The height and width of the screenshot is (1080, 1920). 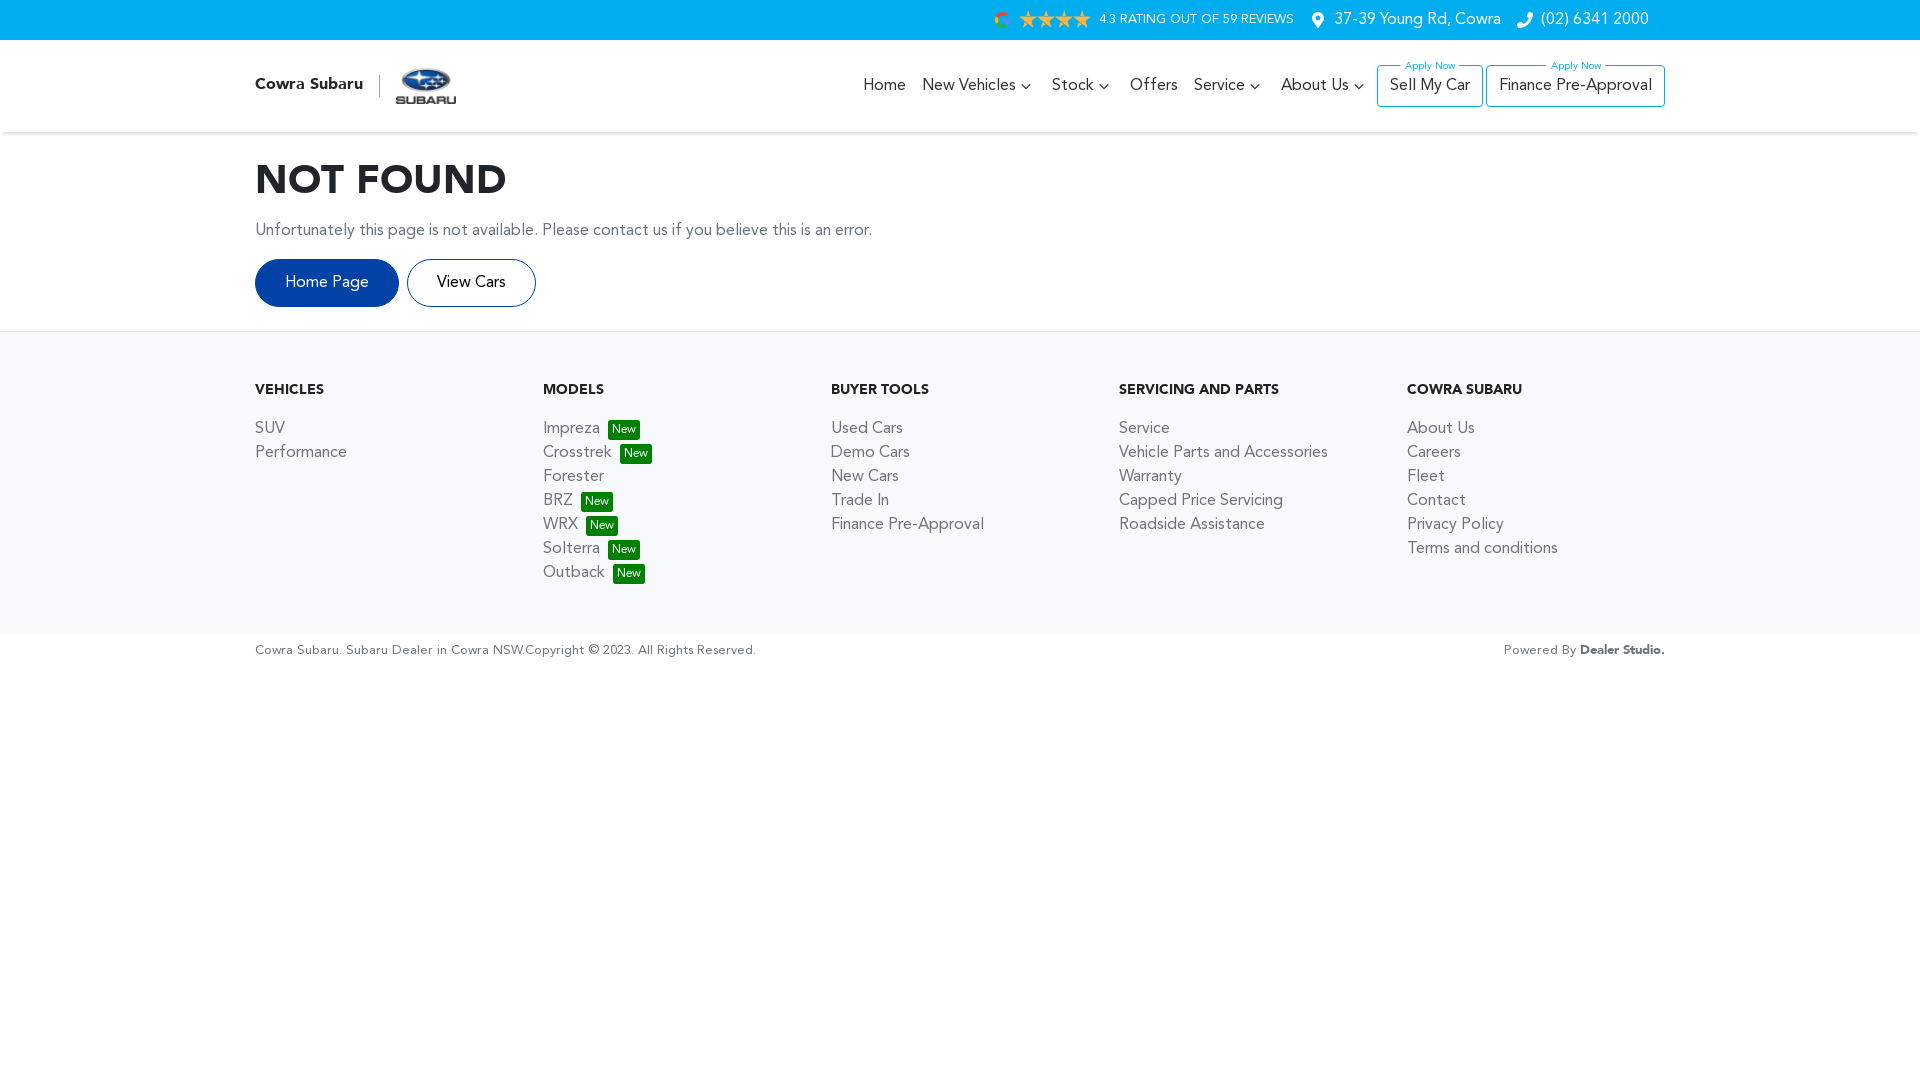 What do you see at coordinates (1191, 523) in the screenshot?
I see `'Roadside Assistance'` at bounding box center [1191, 523].